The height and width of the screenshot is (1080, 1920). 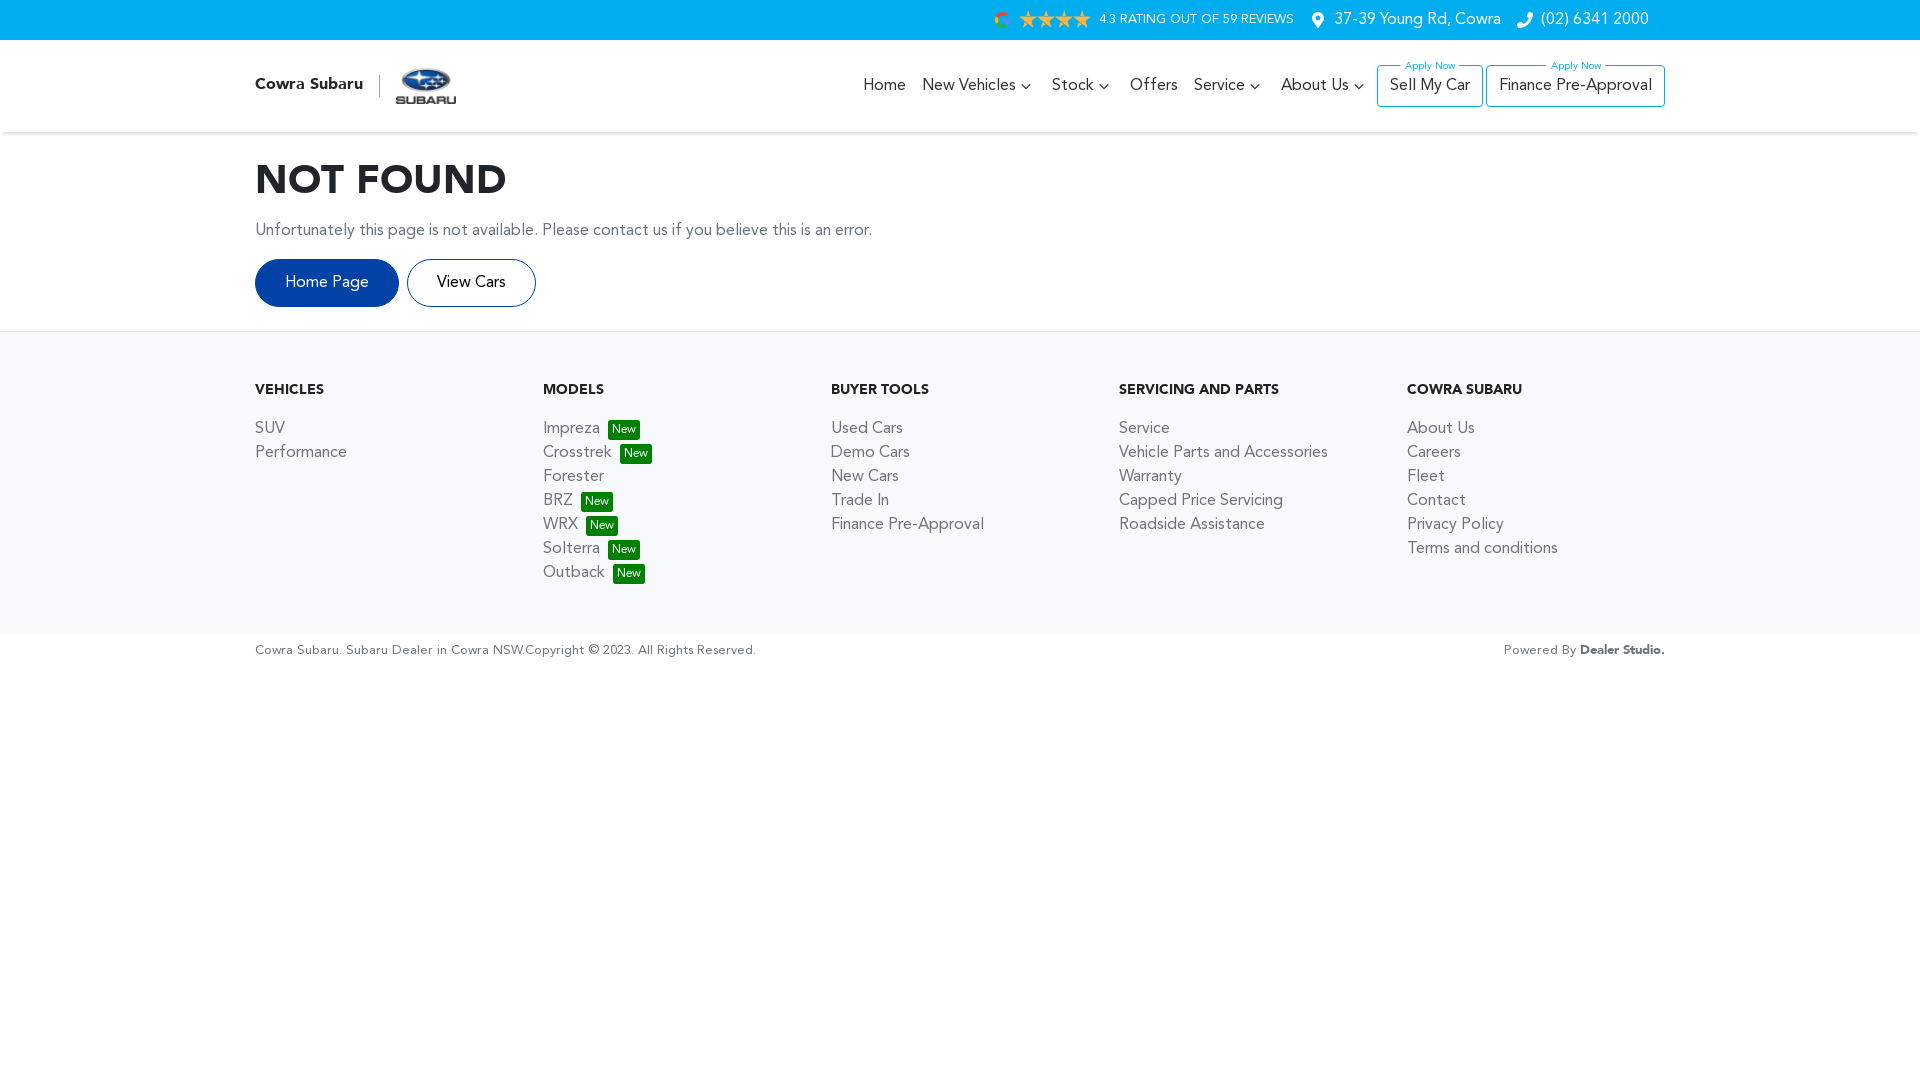 What do you see at coordinates (1191, 523) in the screenshot?
I see `'Roadside Assistance'` at bounding box center [1191, 523].